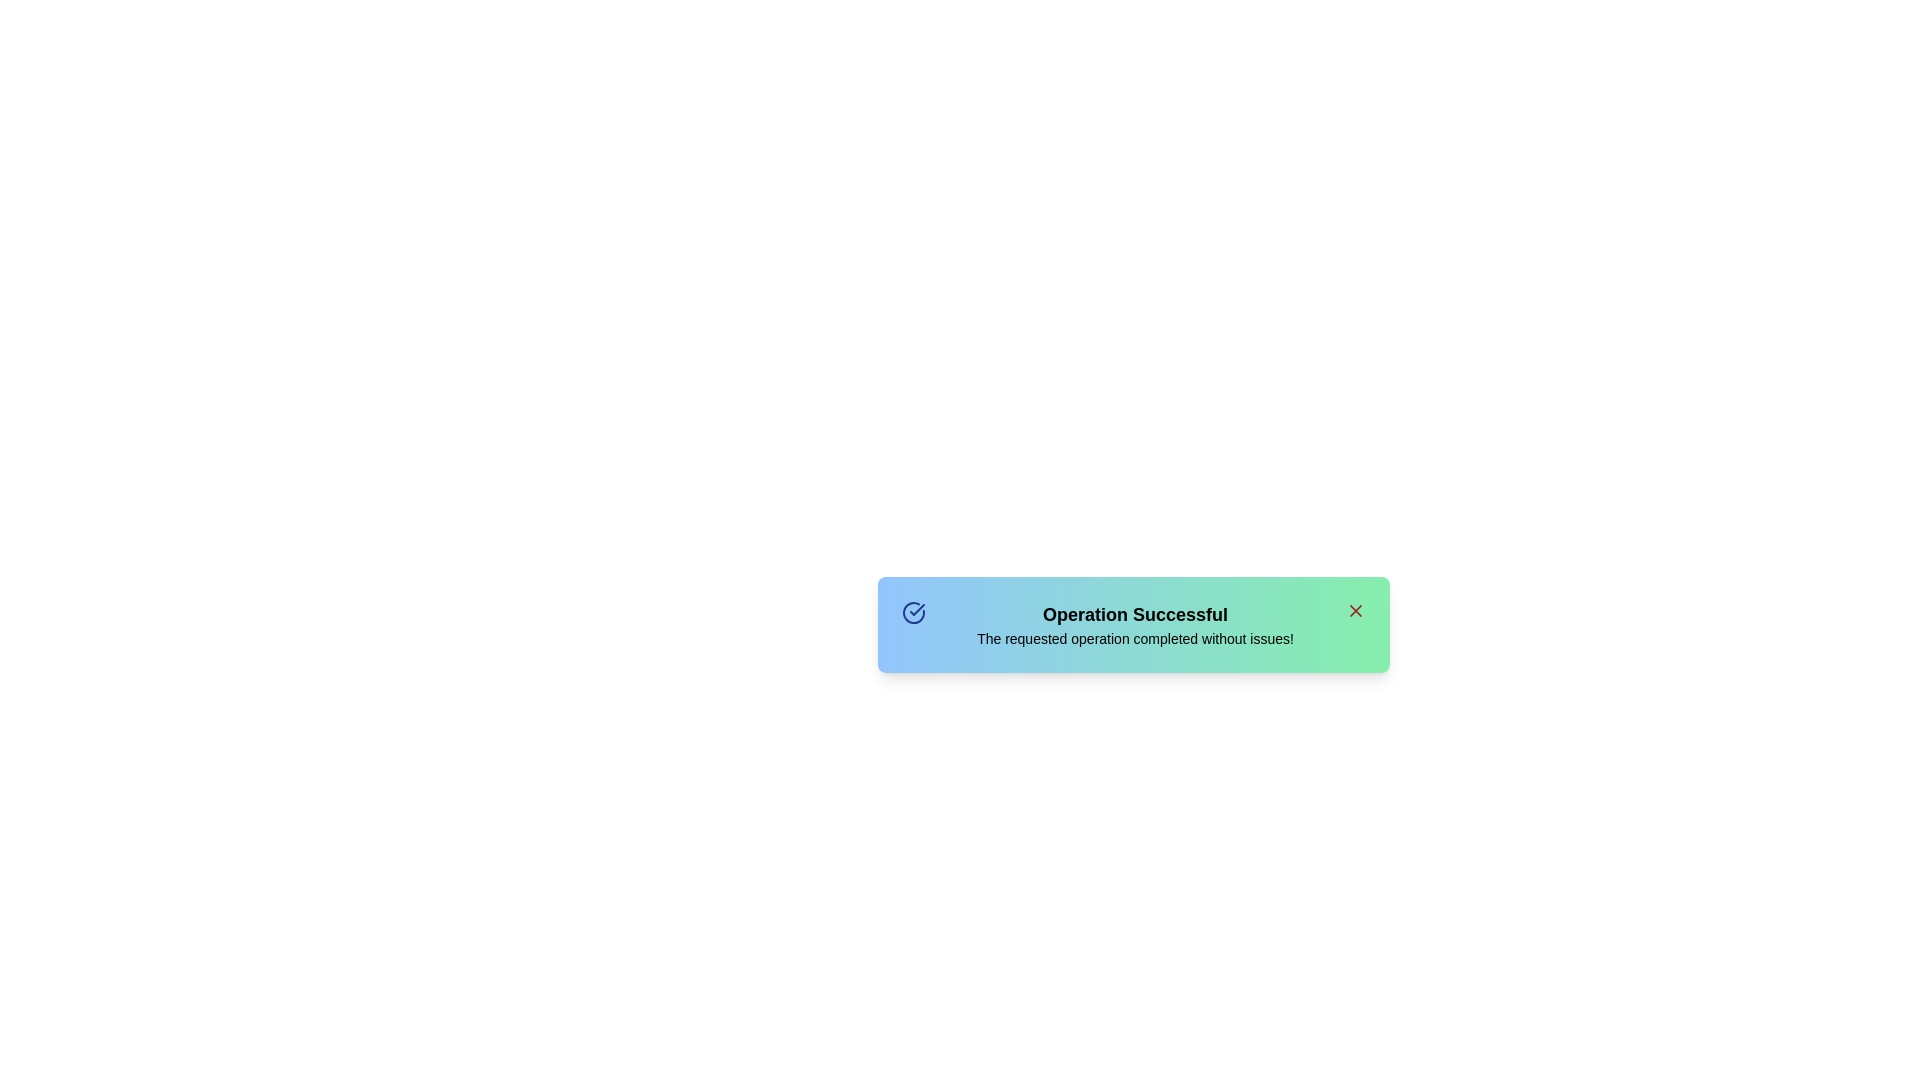 The width and height of the screenshot is (1920, 1080). I want to click on the close button to dismiss the alert, so click(1355, 609).